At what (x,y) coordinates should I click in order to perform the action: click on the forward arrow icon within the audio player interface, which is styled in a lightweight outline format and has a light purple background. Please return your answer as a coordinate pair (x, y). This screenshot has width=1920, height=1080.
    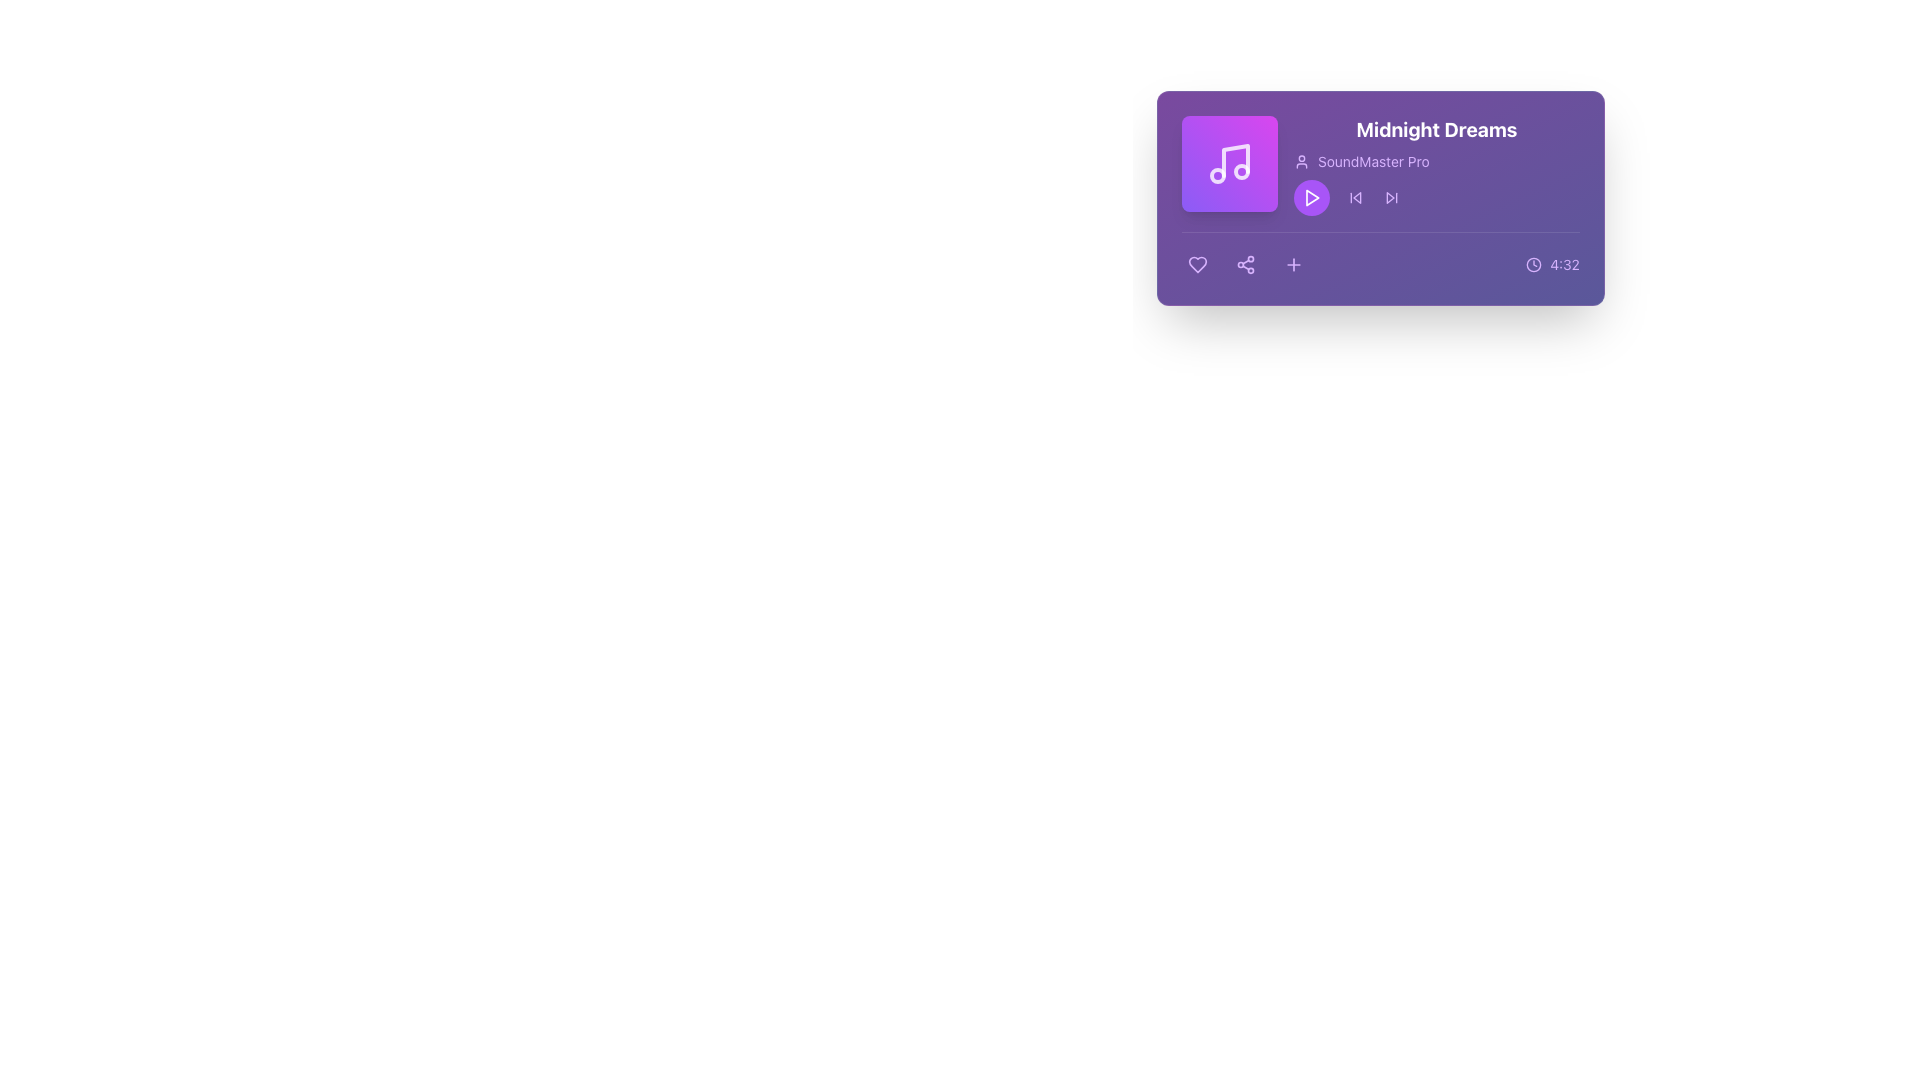
    Looking at the image, I should click on (1389, 197).